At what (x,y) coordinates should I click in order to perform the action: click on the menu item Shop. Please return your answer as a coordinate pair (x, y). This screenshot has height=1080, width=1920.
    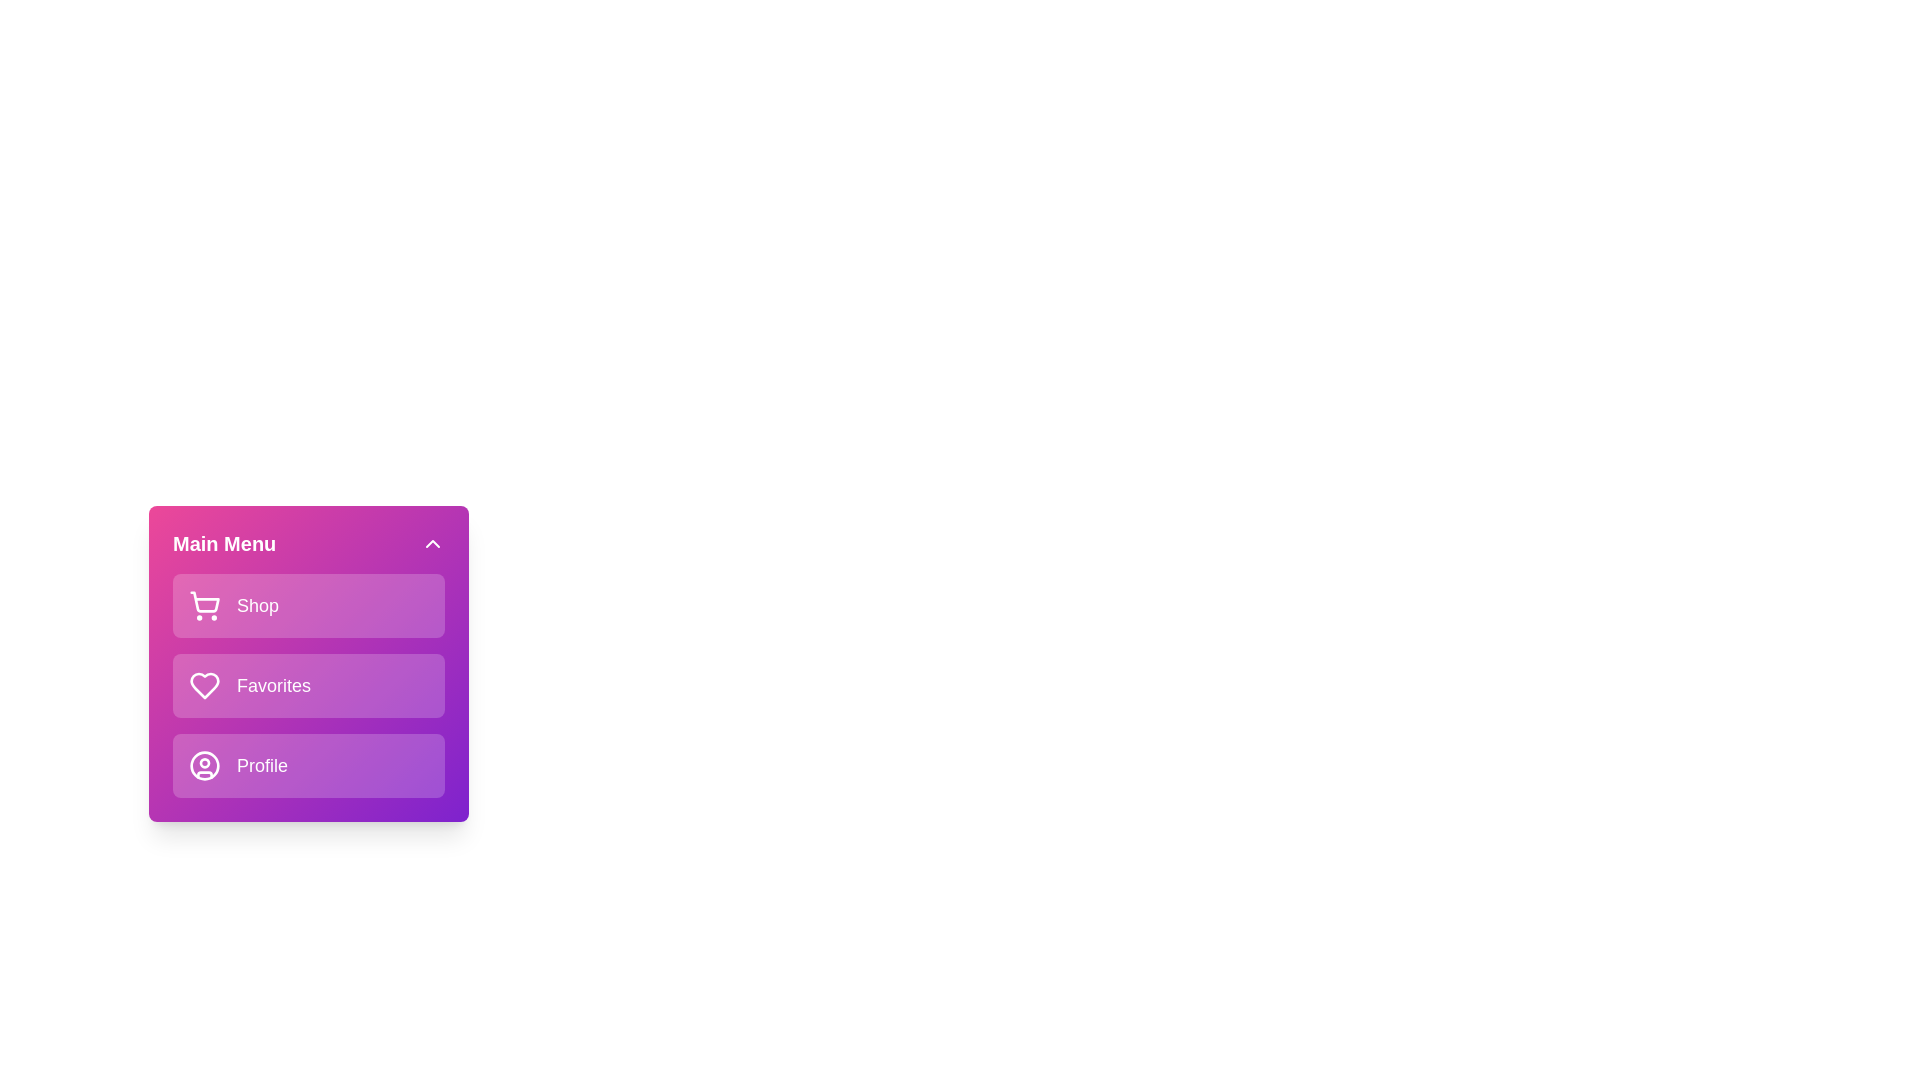
    Looking at the image, I should click on (307, 604).